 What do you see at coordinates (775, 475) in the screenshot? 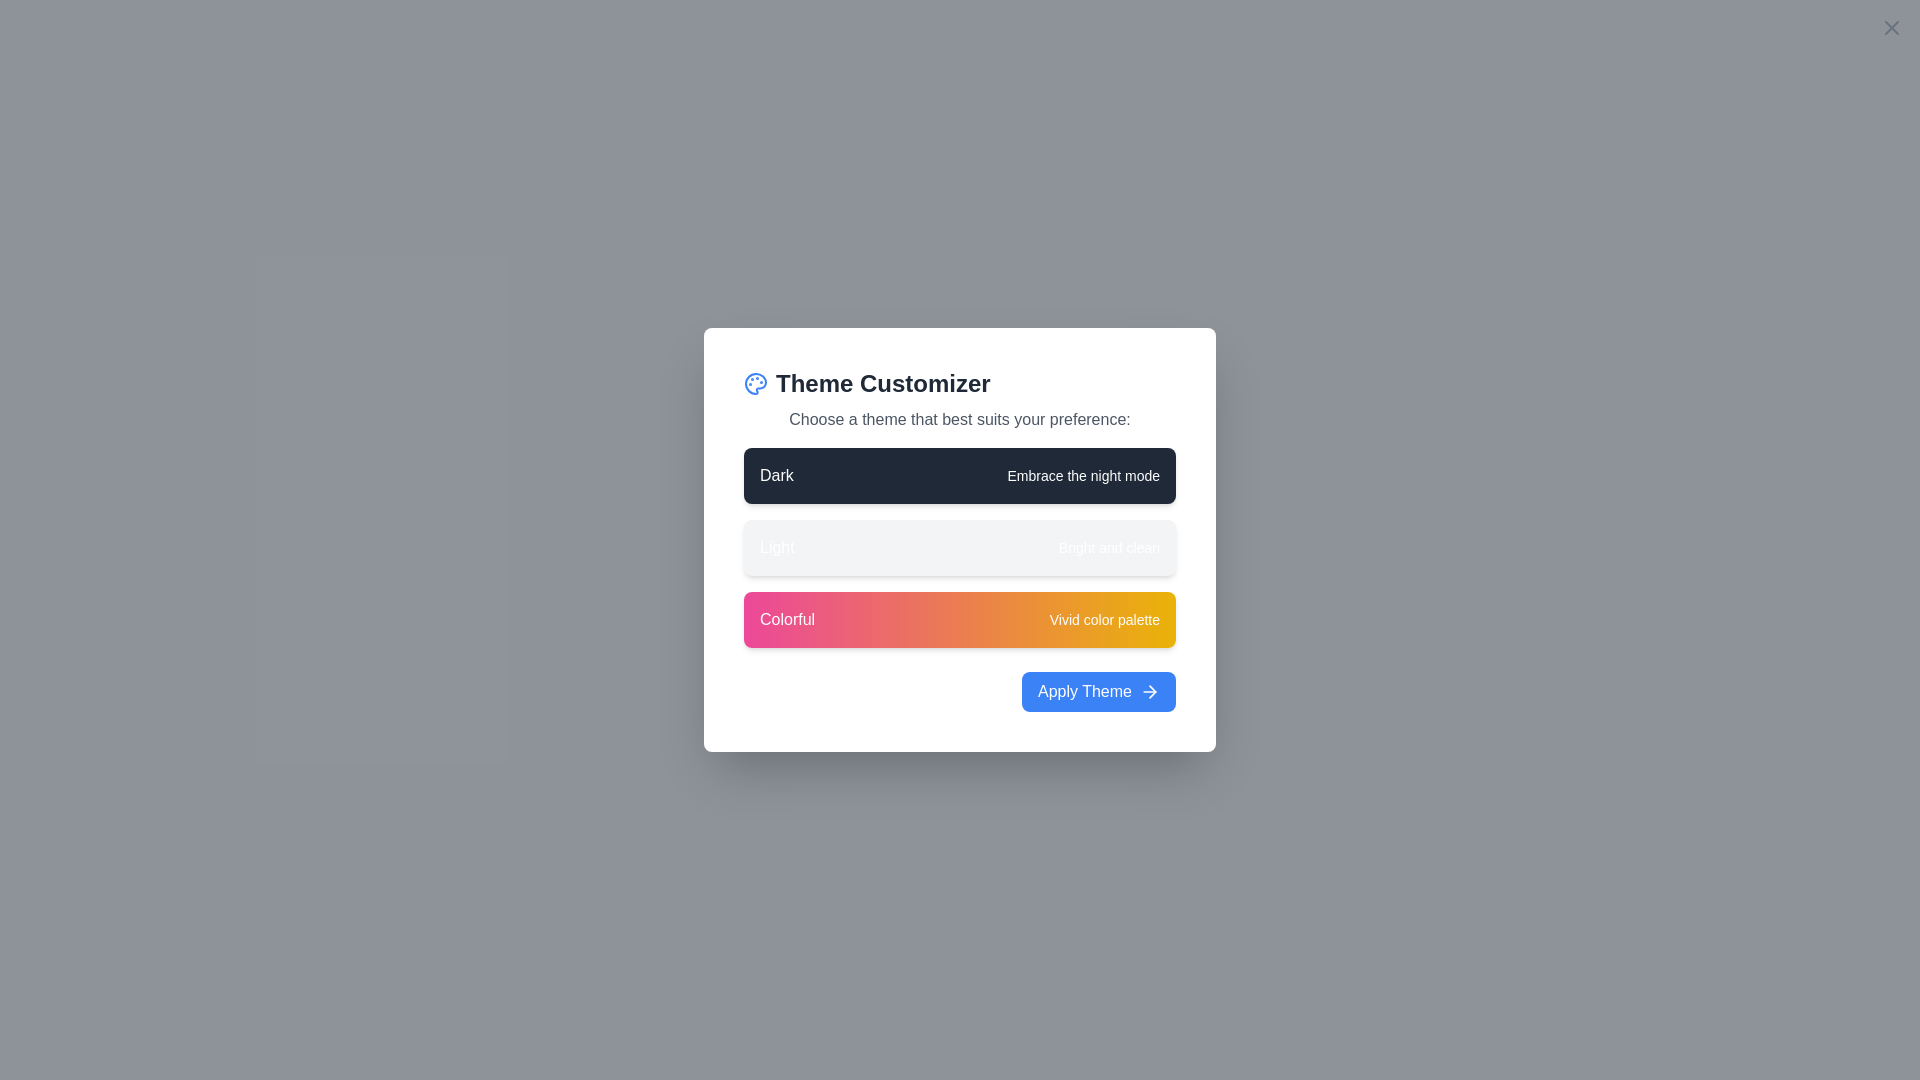
I see `the Static text label displaying the word 'Dark', which is part of the Theme Customizer dialog and positioned inside a dark rectangular background` at bounding box center [775, 475].